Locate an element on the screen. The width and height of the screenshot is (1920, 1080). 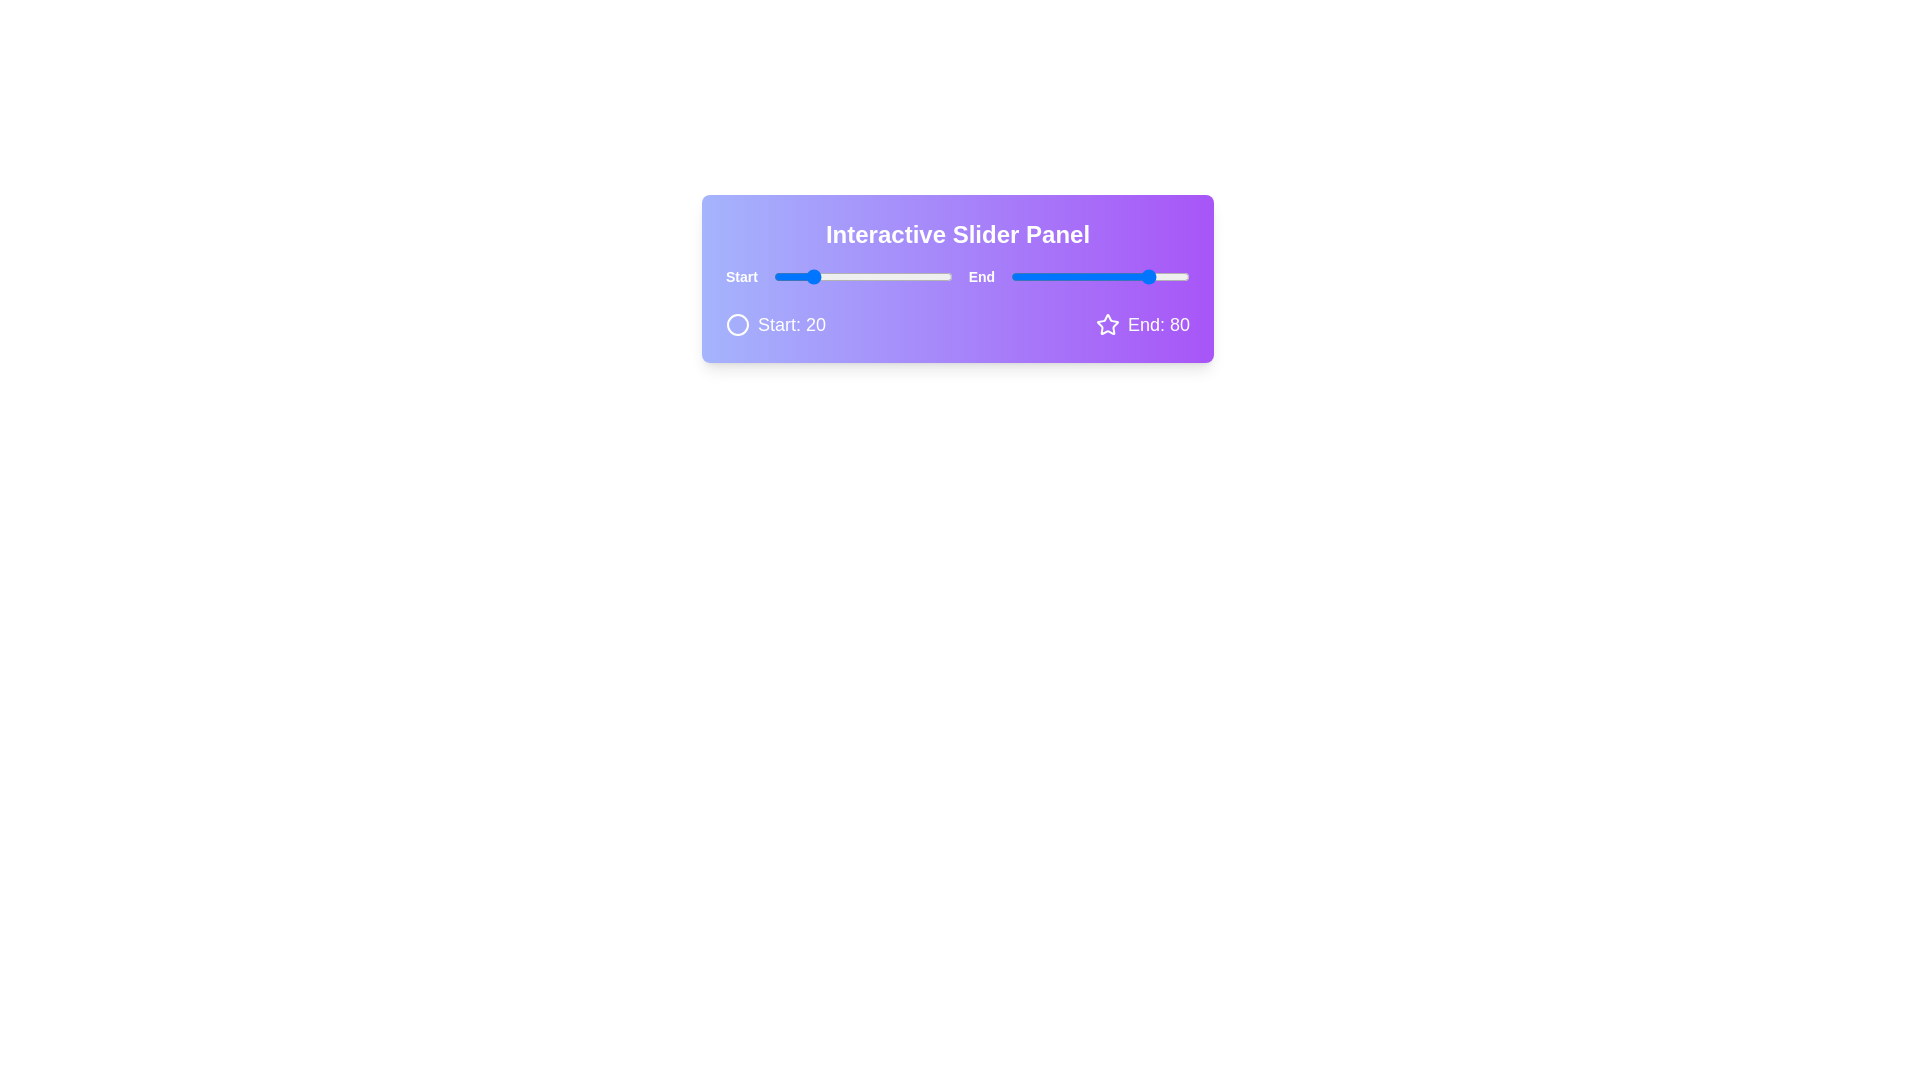
the start slider is located at coordinates (816, 277).